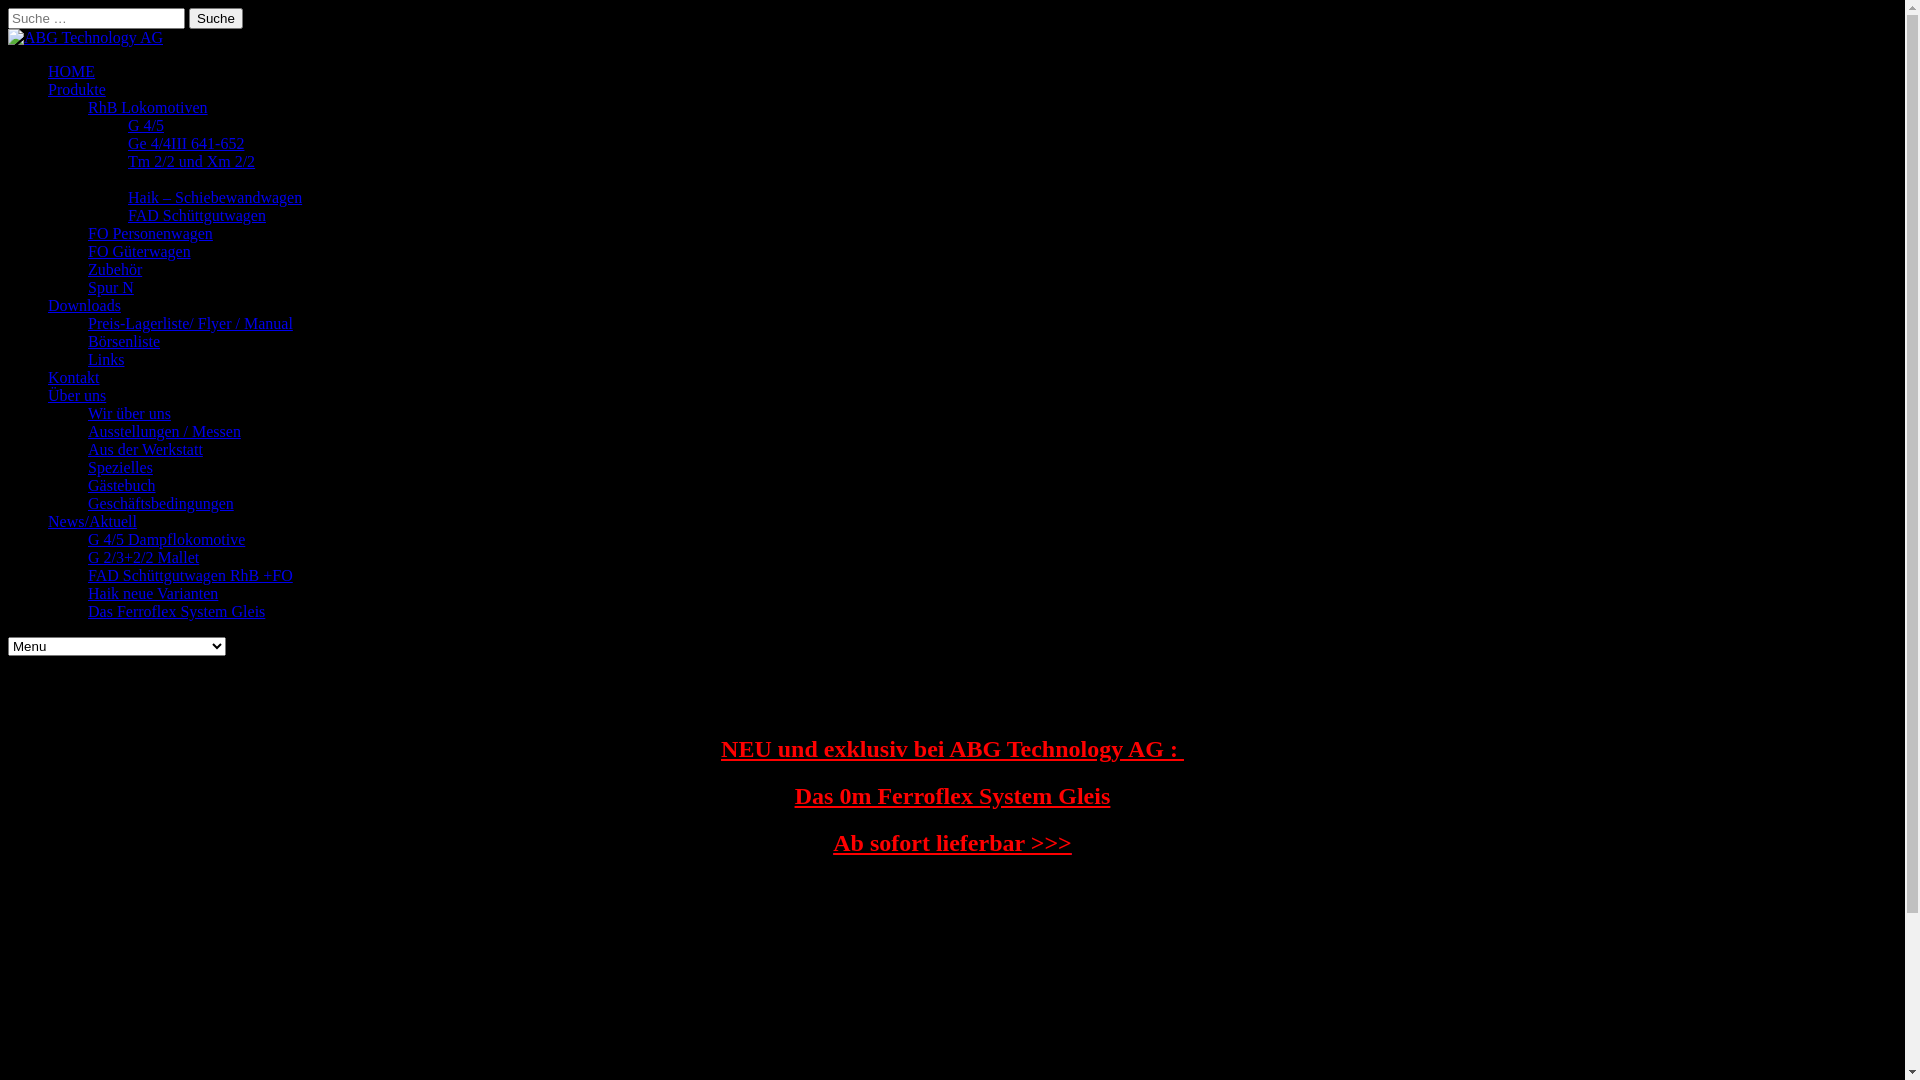 The width and height of the screenshot is (1920, 1080). Describe the element at coordinates (951, 794) in the screenshot. I see `'Das 0m Ferroflex System Gleis'` at that location.